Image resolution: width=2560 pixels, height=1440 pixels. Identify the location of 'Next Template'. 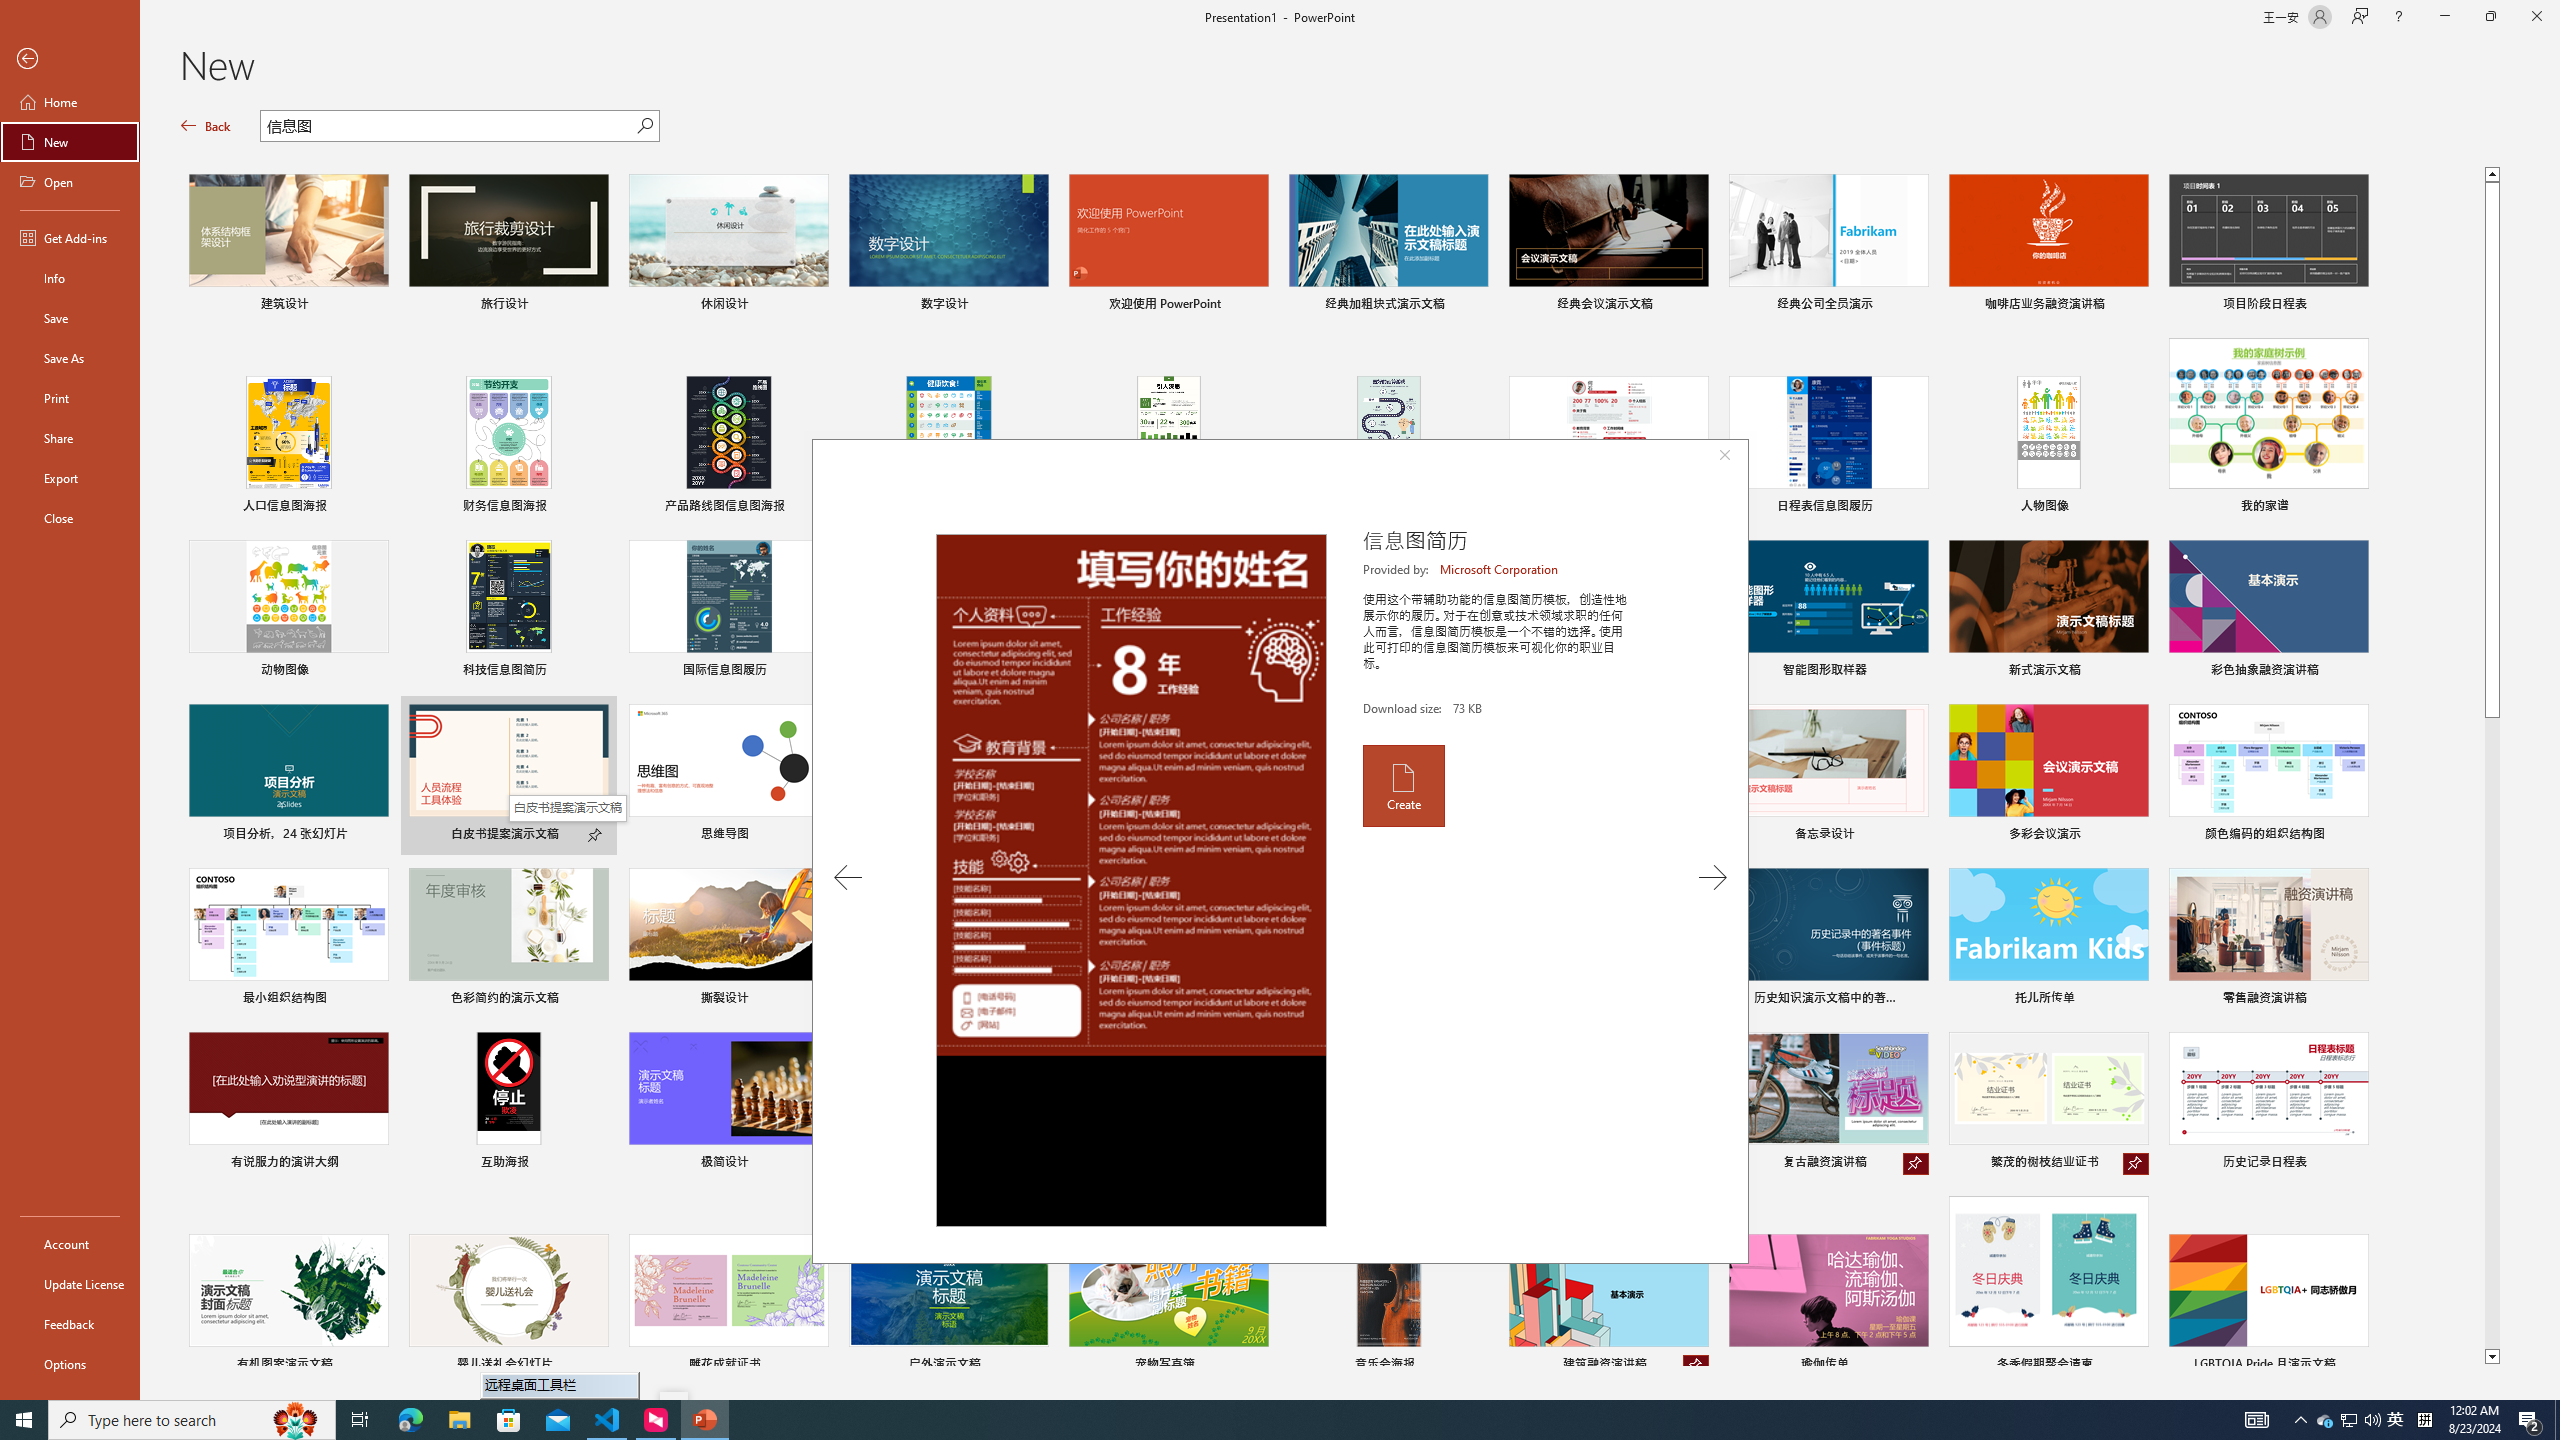
(1712, 877).